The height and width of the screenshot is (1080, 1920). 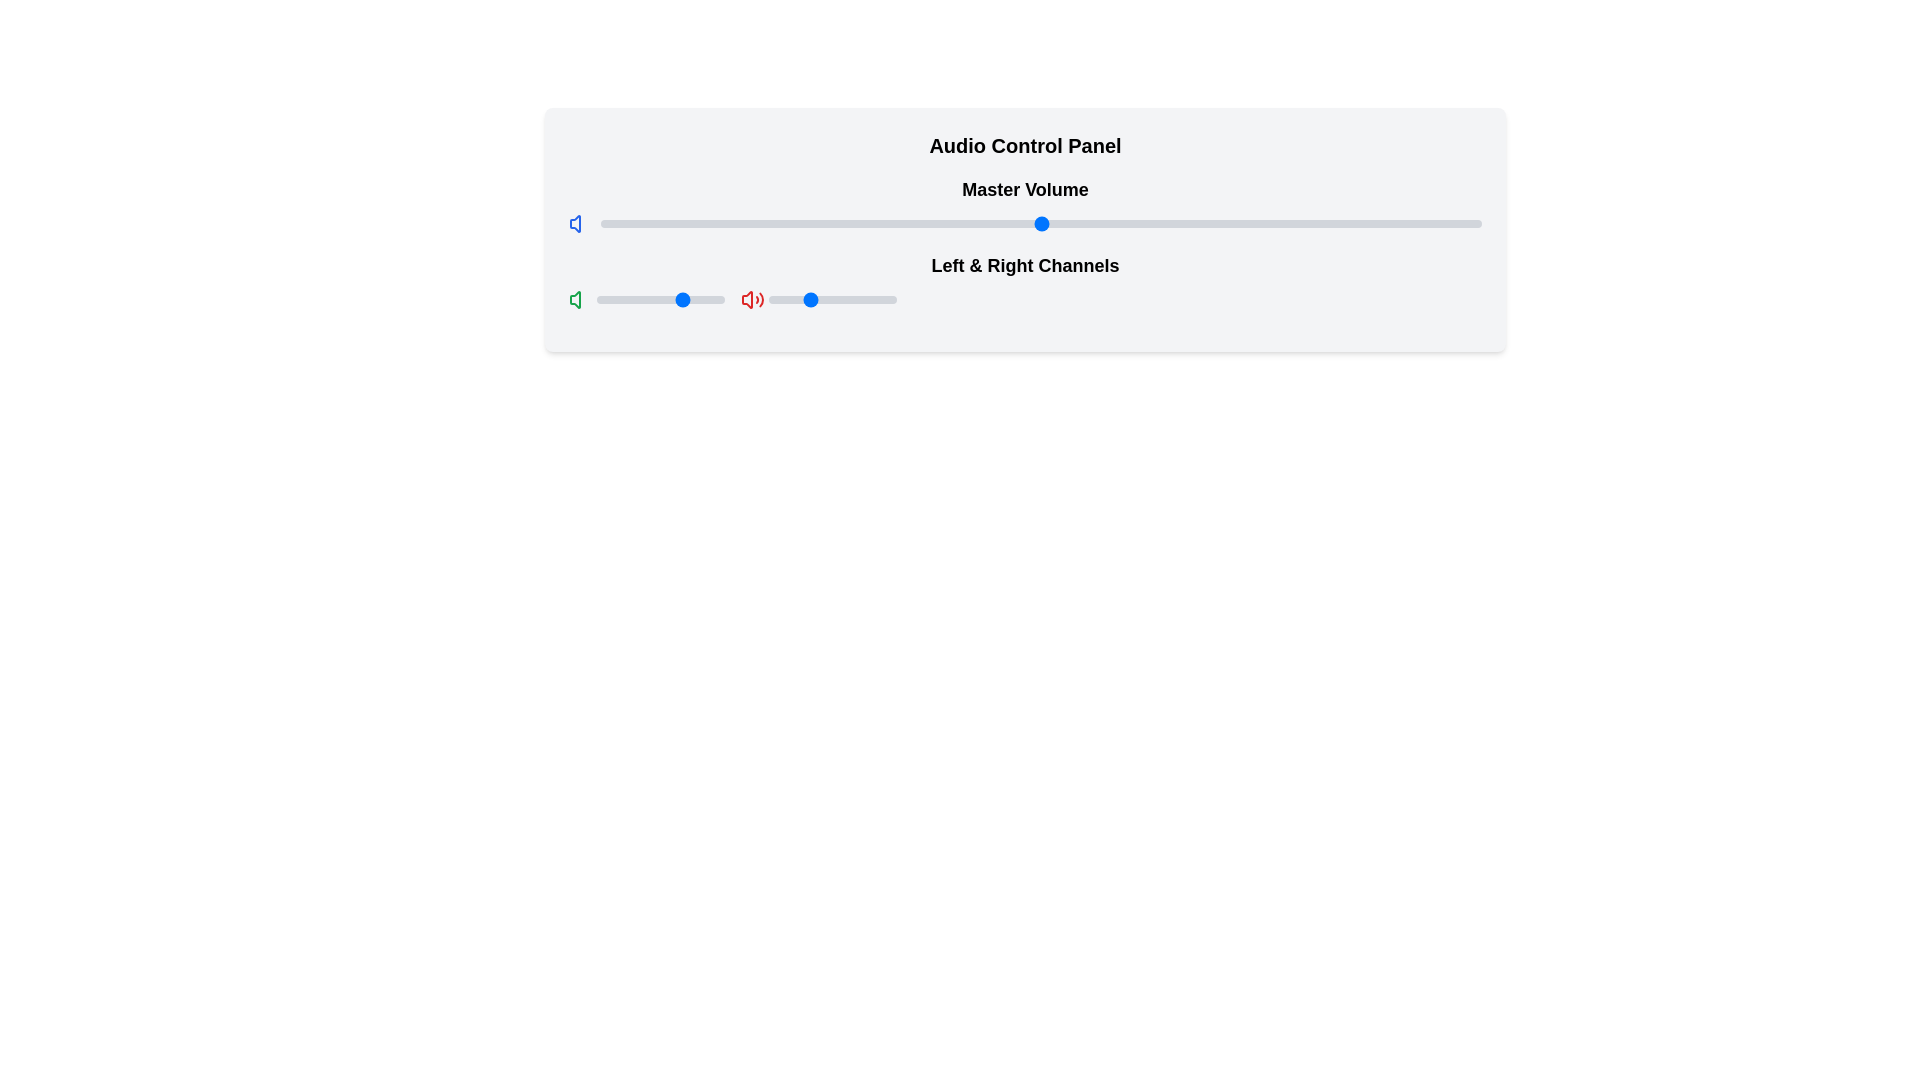 What do you see at coordinates (719, 300) in the screenshot?
I see `the left-right channel balance` at bounding box center [719, 300].